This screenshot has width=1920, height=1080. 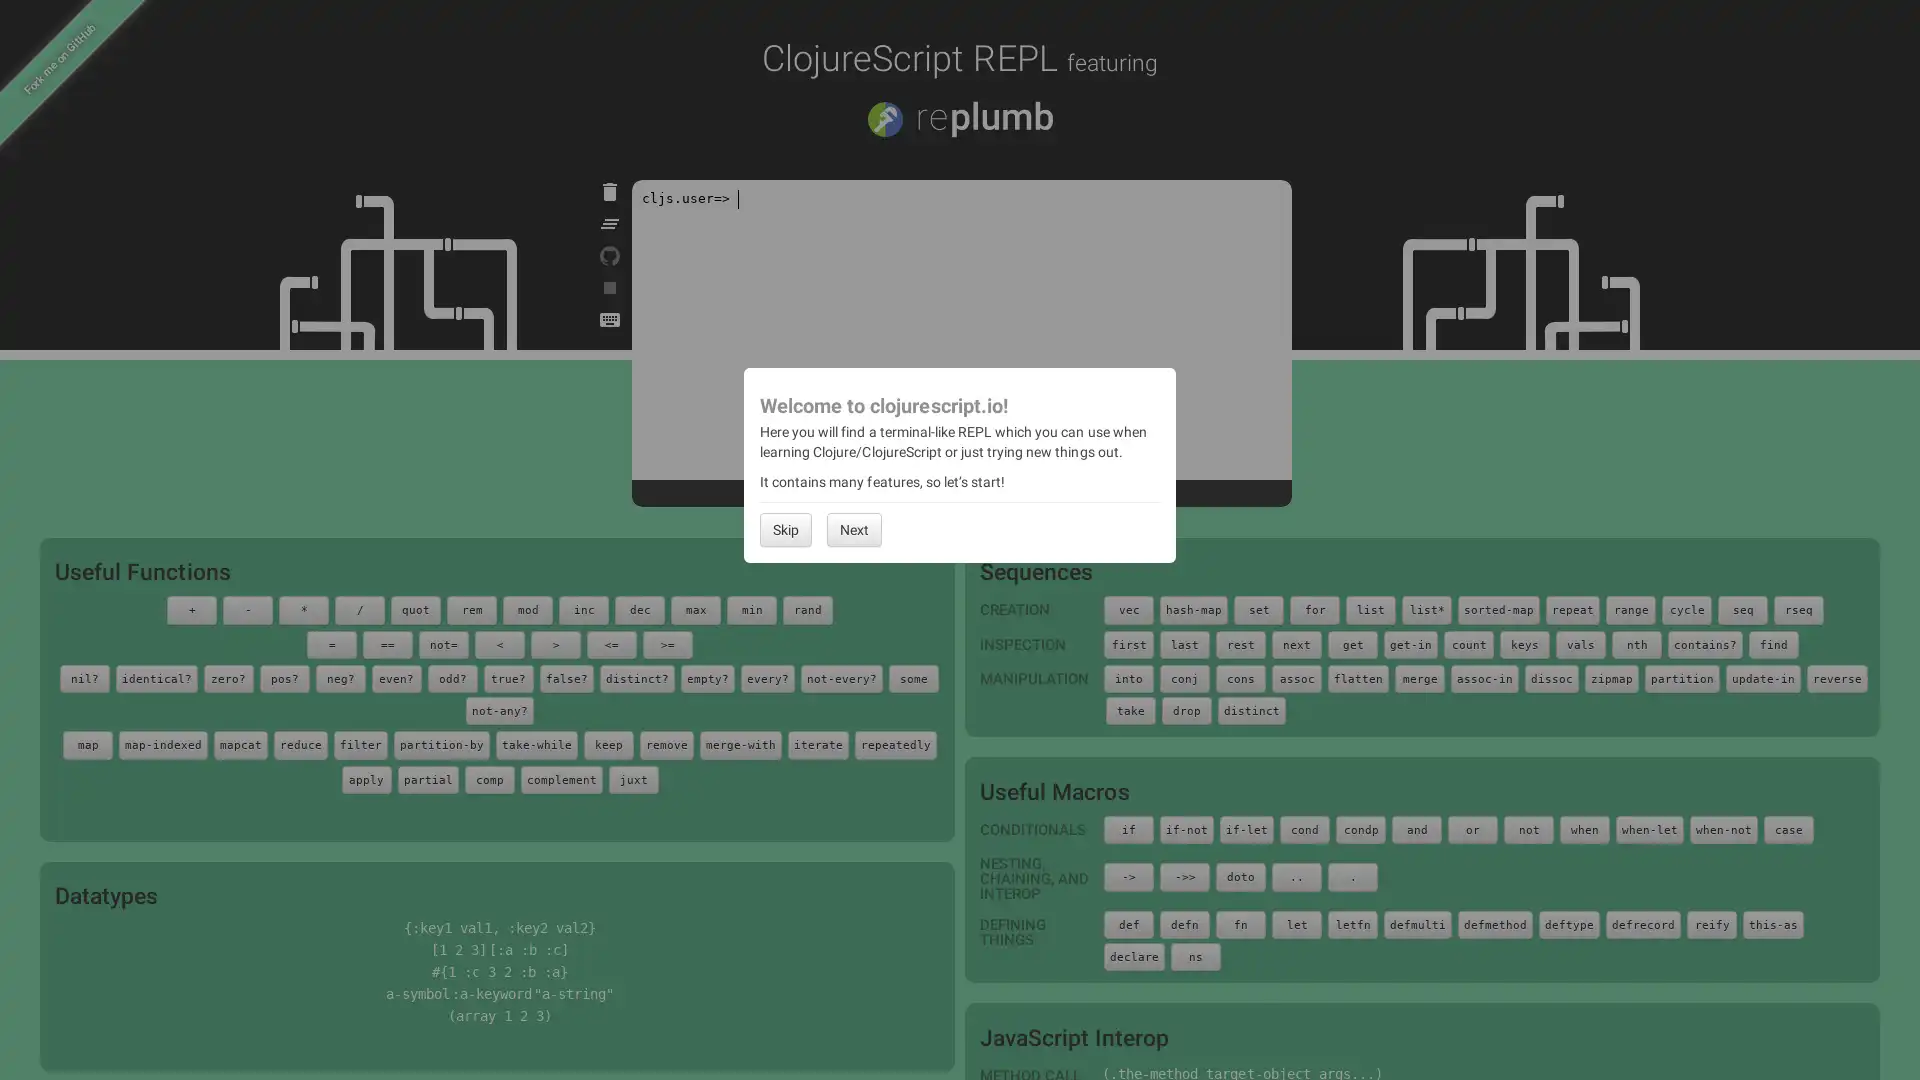 I want to click on complement, so click(x=560, y=778).